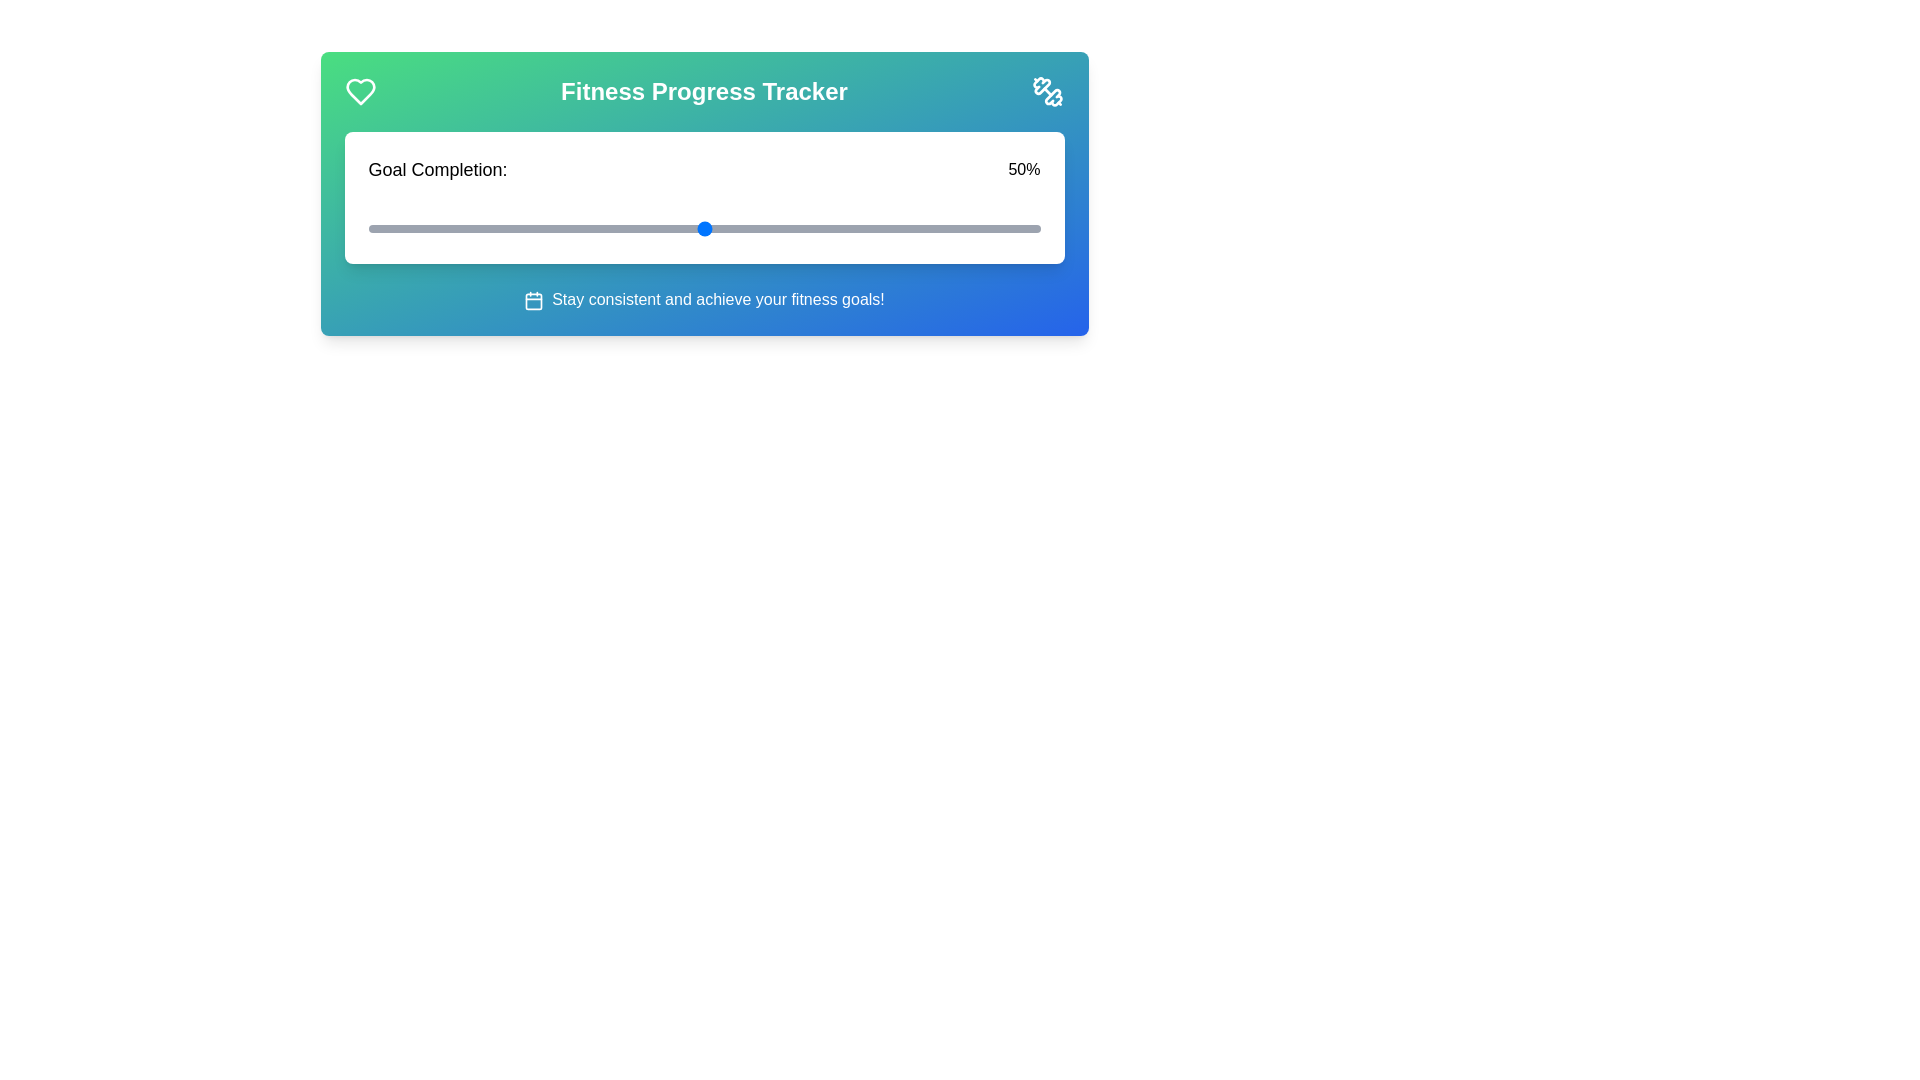 This screenshot has width=1920, height=1080. Describe the element at coordinates (777, 227) in the screenshot. I see `the slider to set the goal completion percentage to 61` at that location.